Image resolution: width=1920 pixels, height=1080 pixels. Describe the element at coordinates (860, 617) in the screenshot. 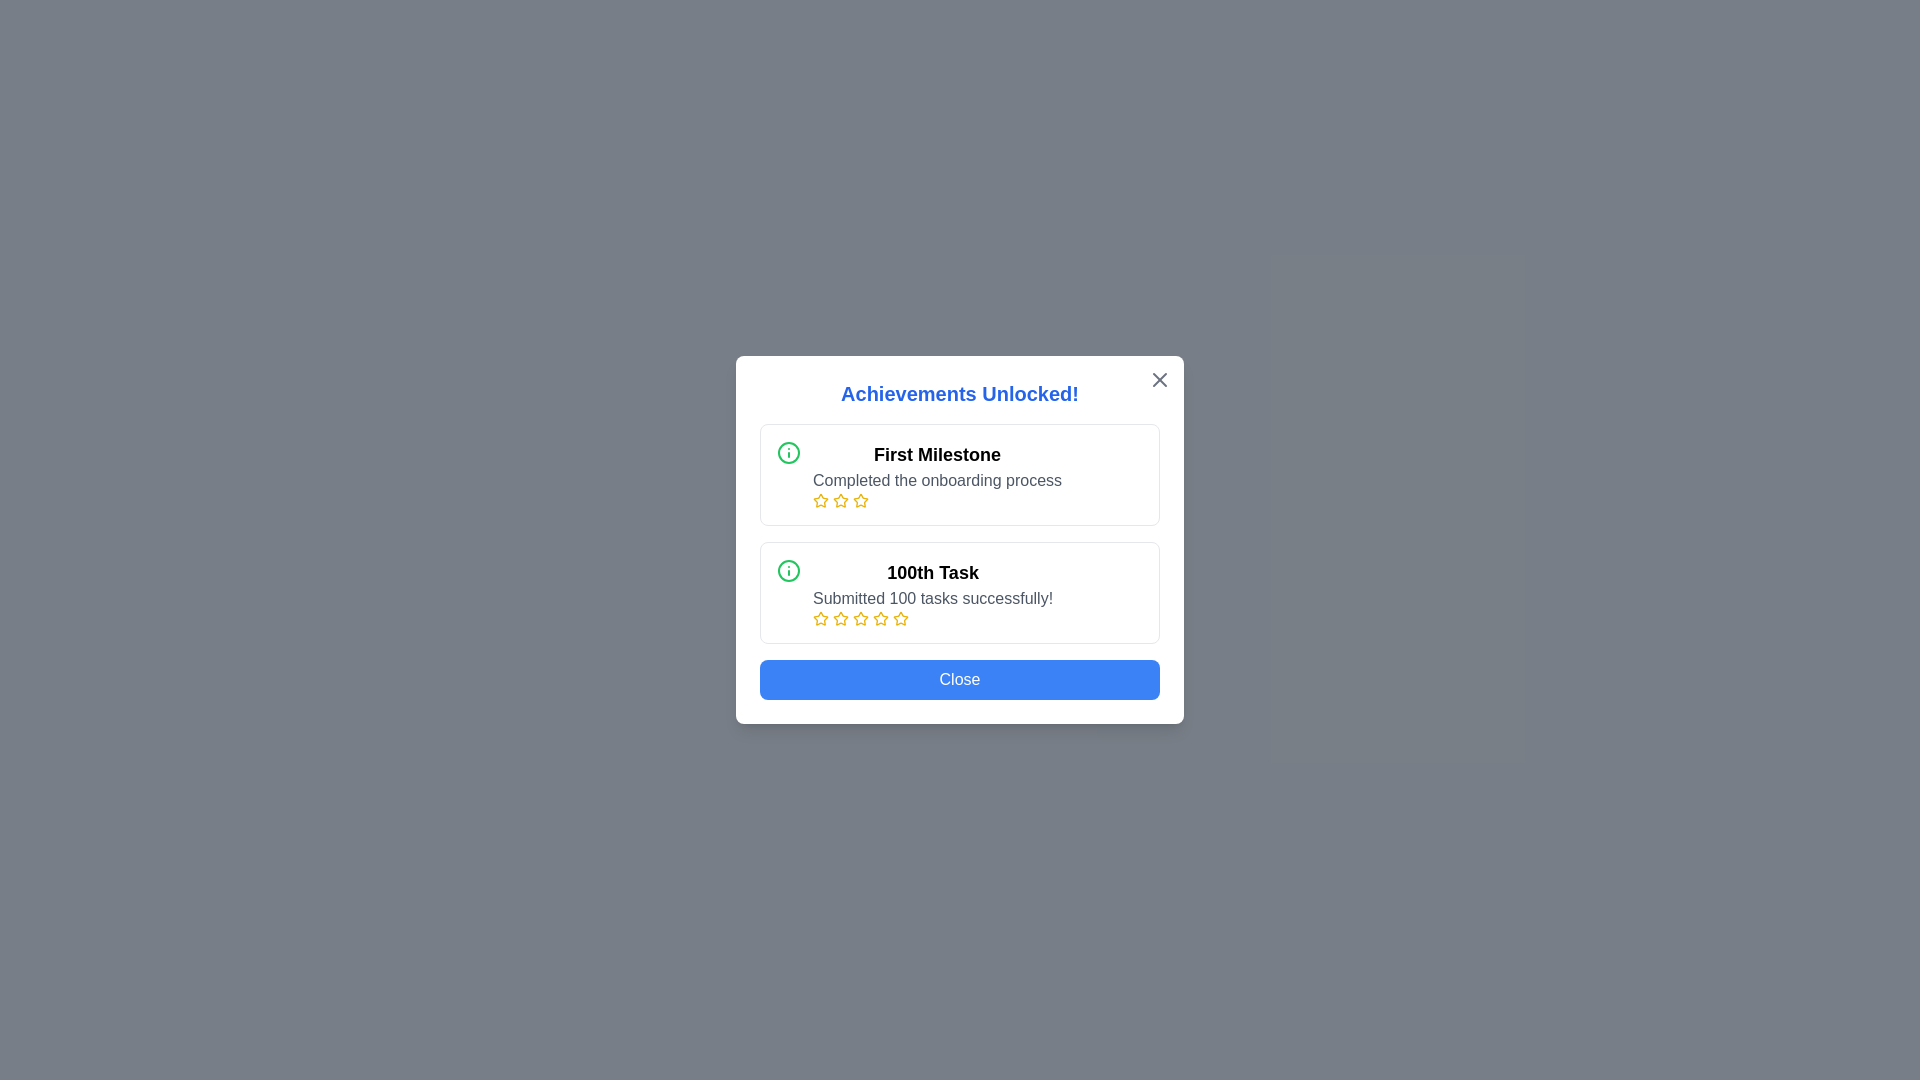

I see `the fourth star icon used to represent a rating level, located below the '100th Task' achievement title in the interface to interact with it` at that location.